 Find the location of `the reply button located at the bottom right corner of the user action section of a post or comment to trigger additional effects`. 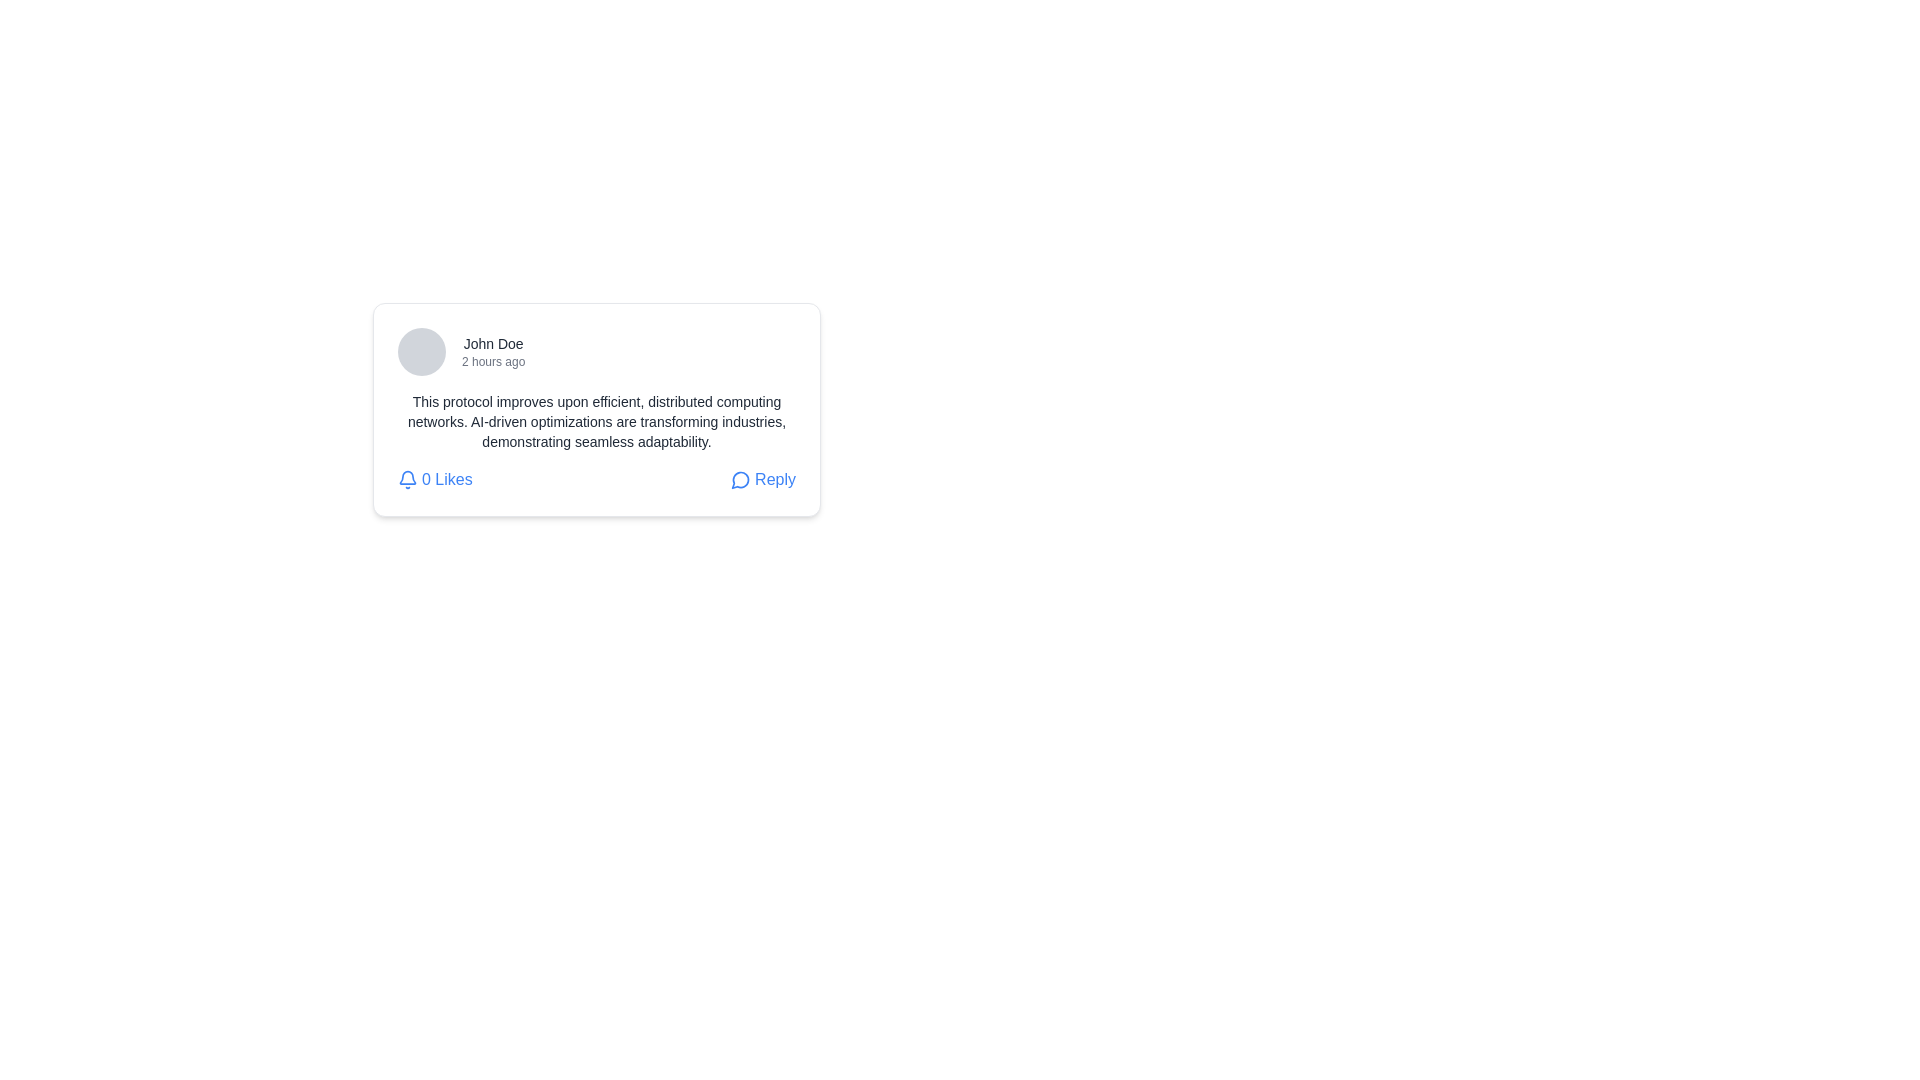

the reply button located at the bottom right corner of the user action section of a post or comment to trigger additional effects is located at coordinates (762, 479).